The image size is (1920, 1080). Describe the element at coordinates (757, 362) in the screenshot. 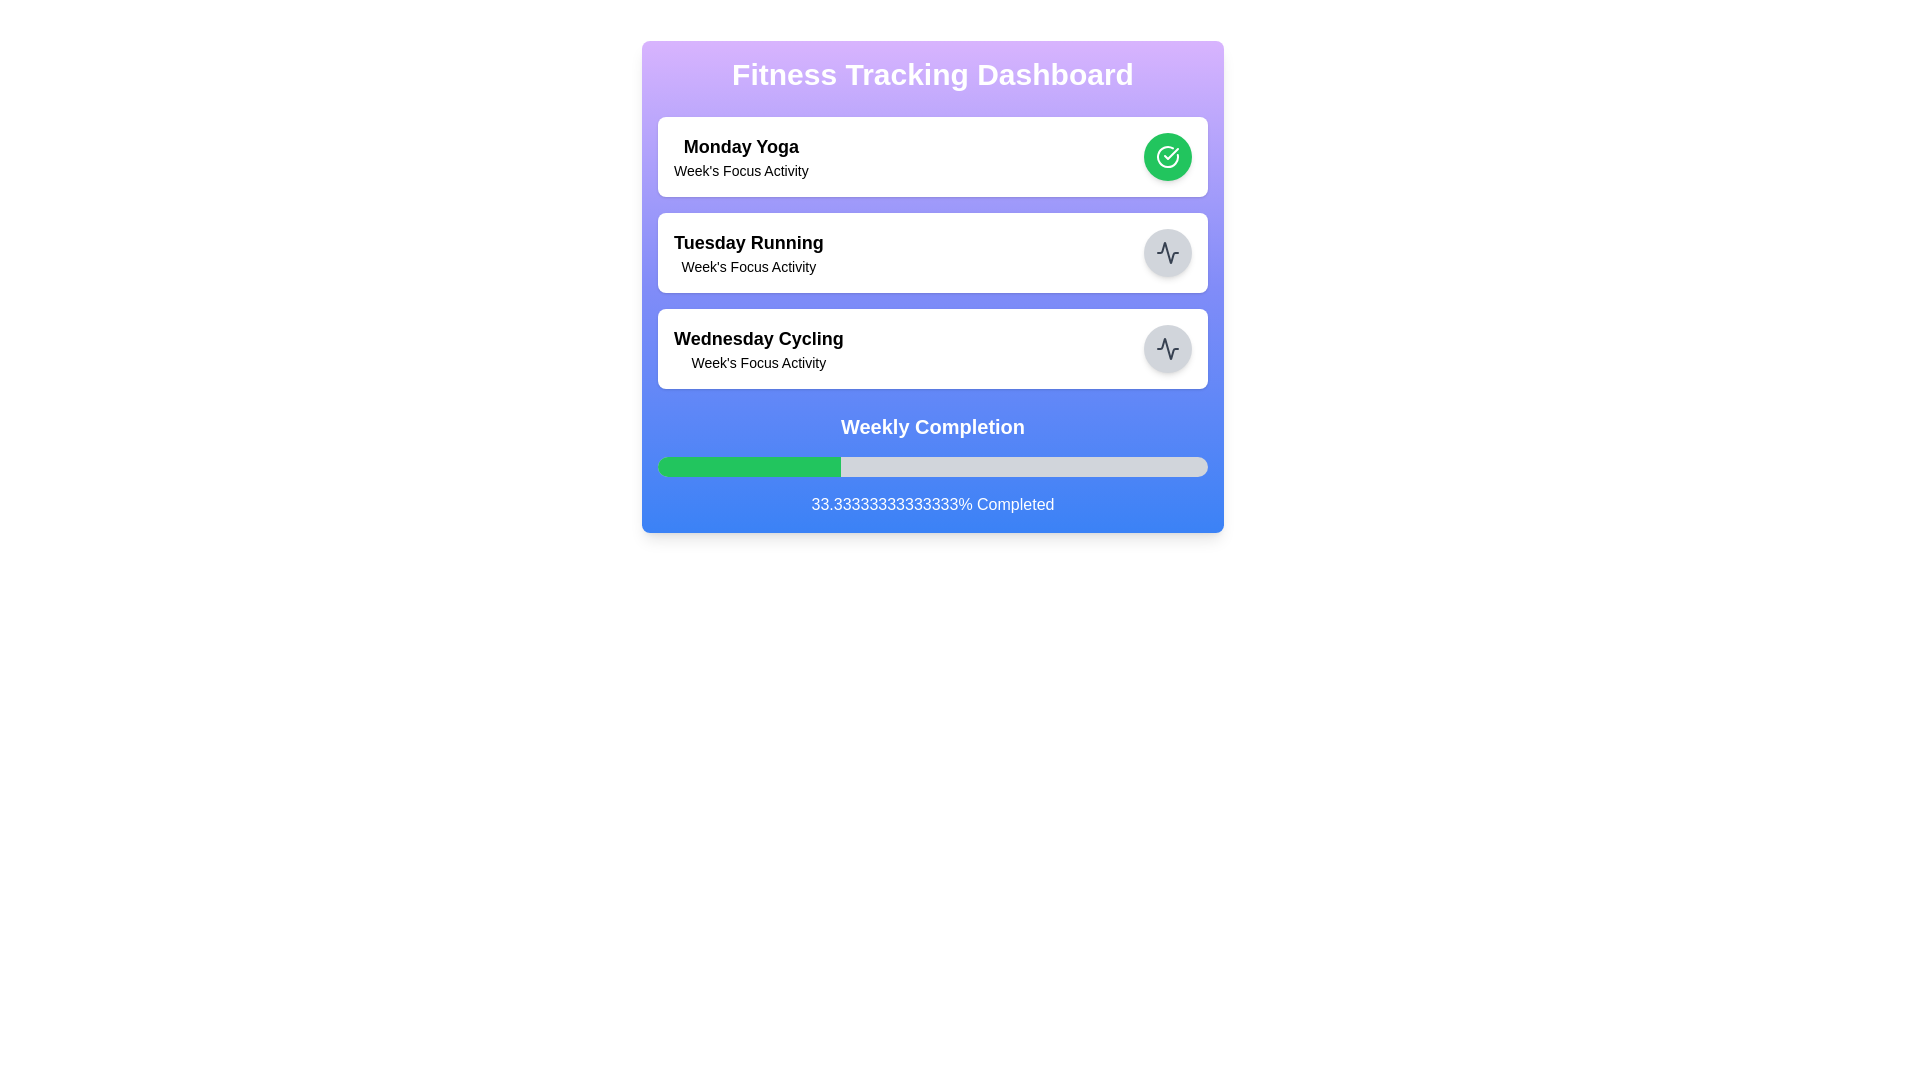

I see `the text label that displays "Week's Focus Activity", which is located below the "Wednesday Cycling" label and is the third in sequence of activity labels` at that location.